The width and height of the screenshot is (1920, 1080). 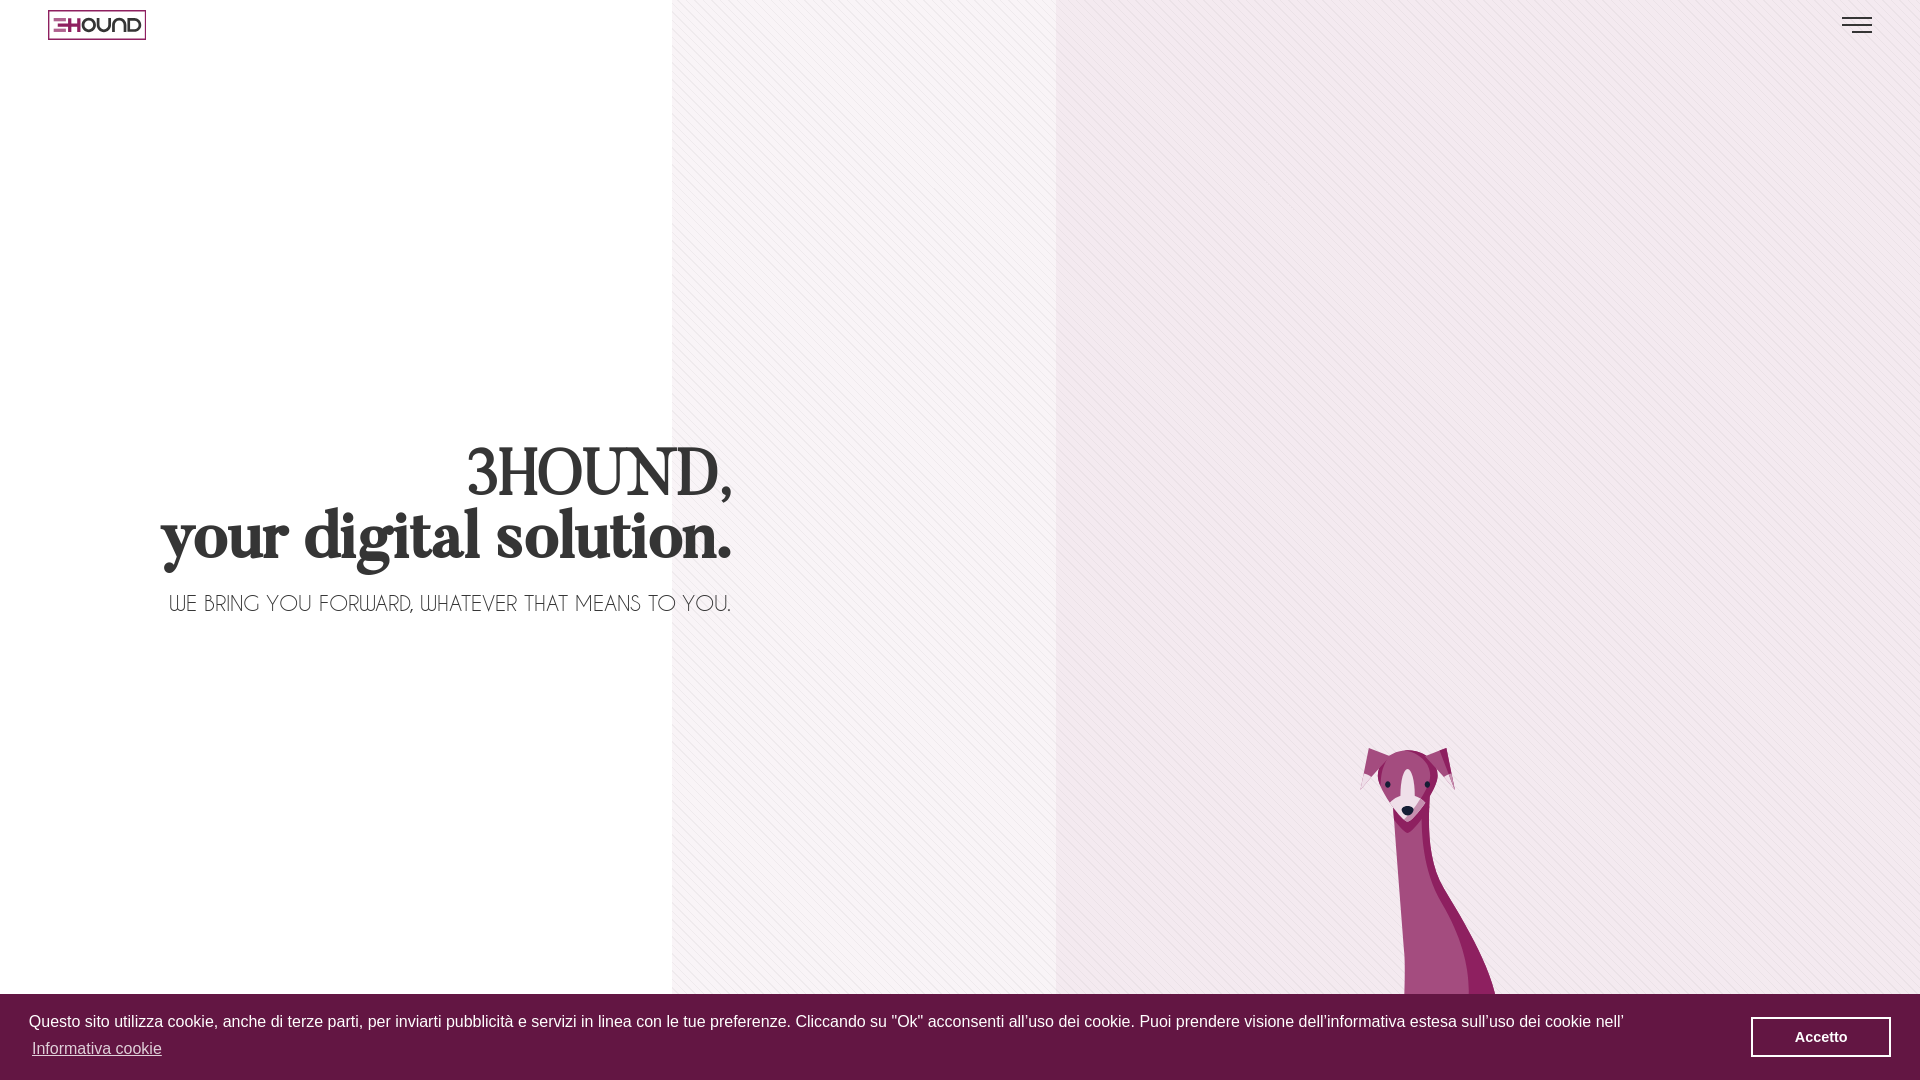 What do you see at coordinates (95, 1048) in the screenshot?
I see `'Informativa cookie'` at bounding box center [95, 1048].